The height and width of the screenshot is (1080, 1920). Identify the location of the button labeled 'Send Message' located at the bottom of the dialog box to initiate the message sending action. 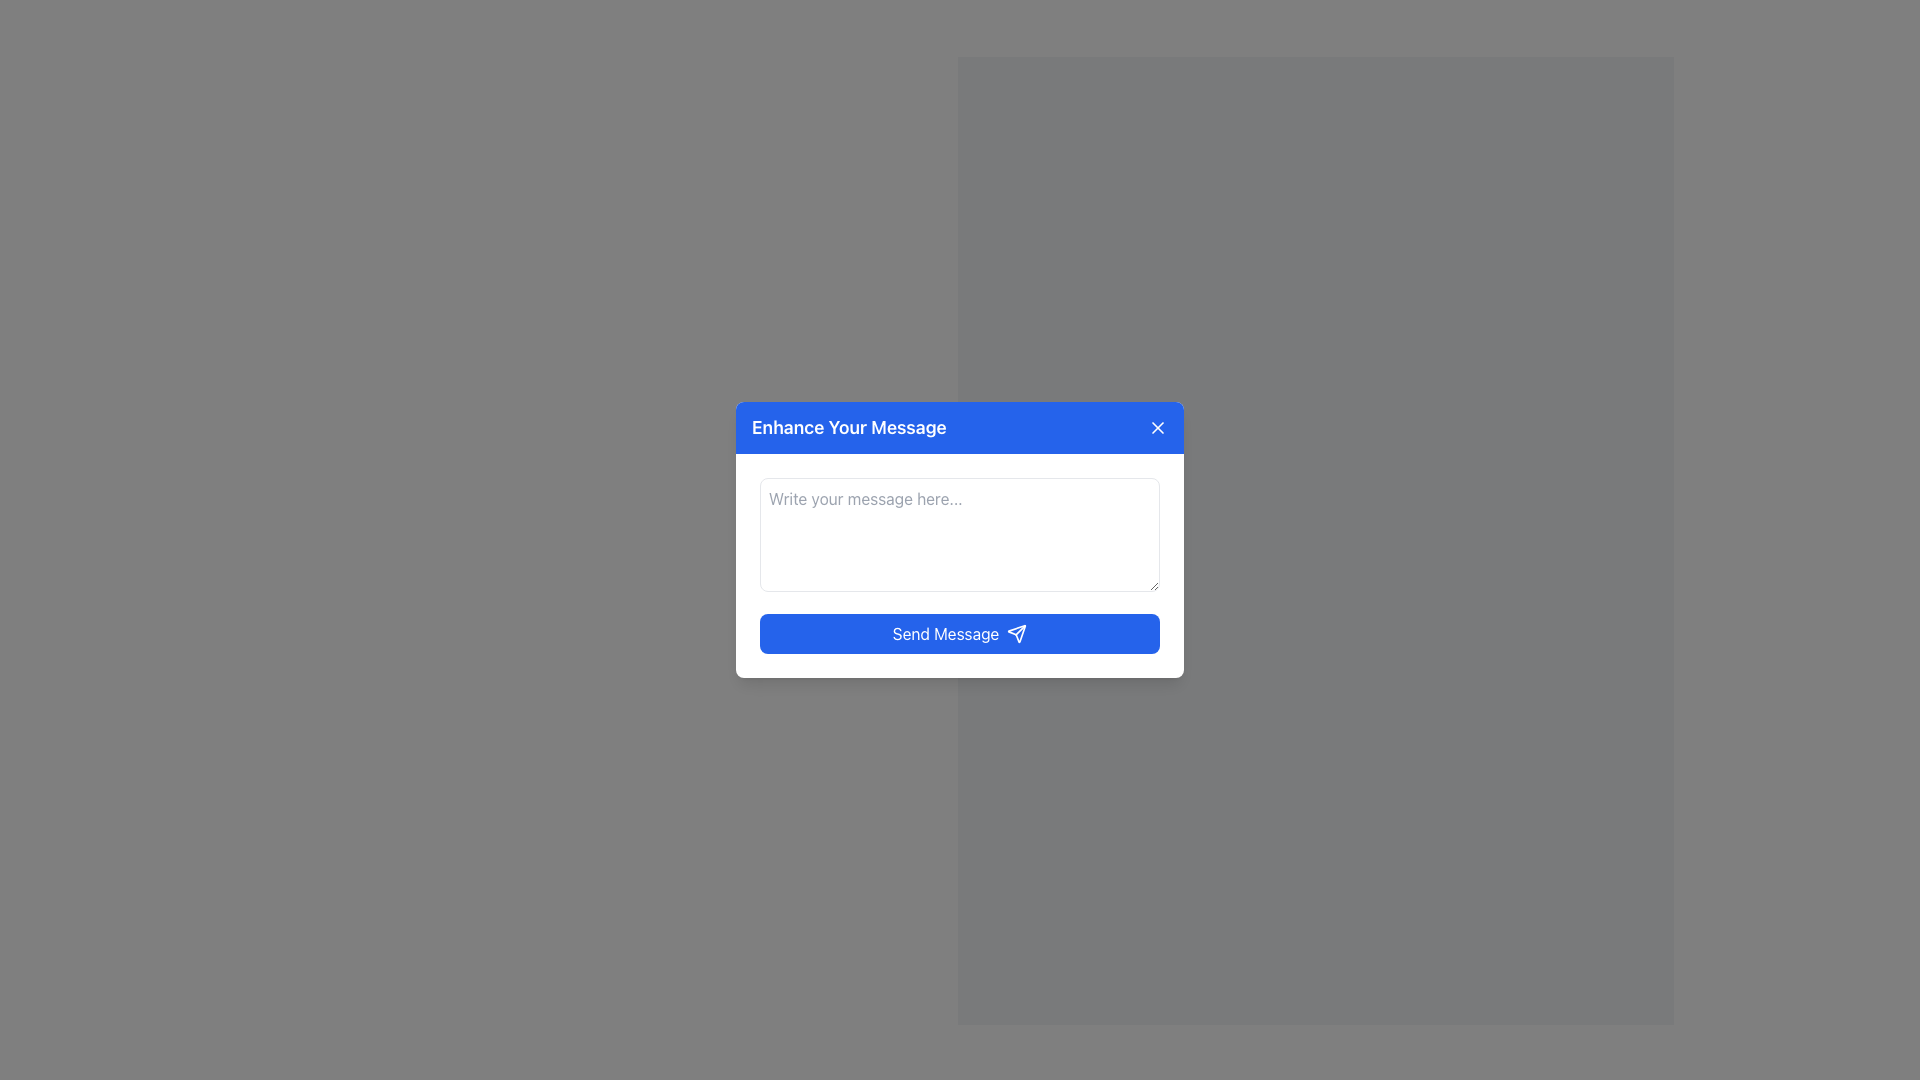
(944, 633).